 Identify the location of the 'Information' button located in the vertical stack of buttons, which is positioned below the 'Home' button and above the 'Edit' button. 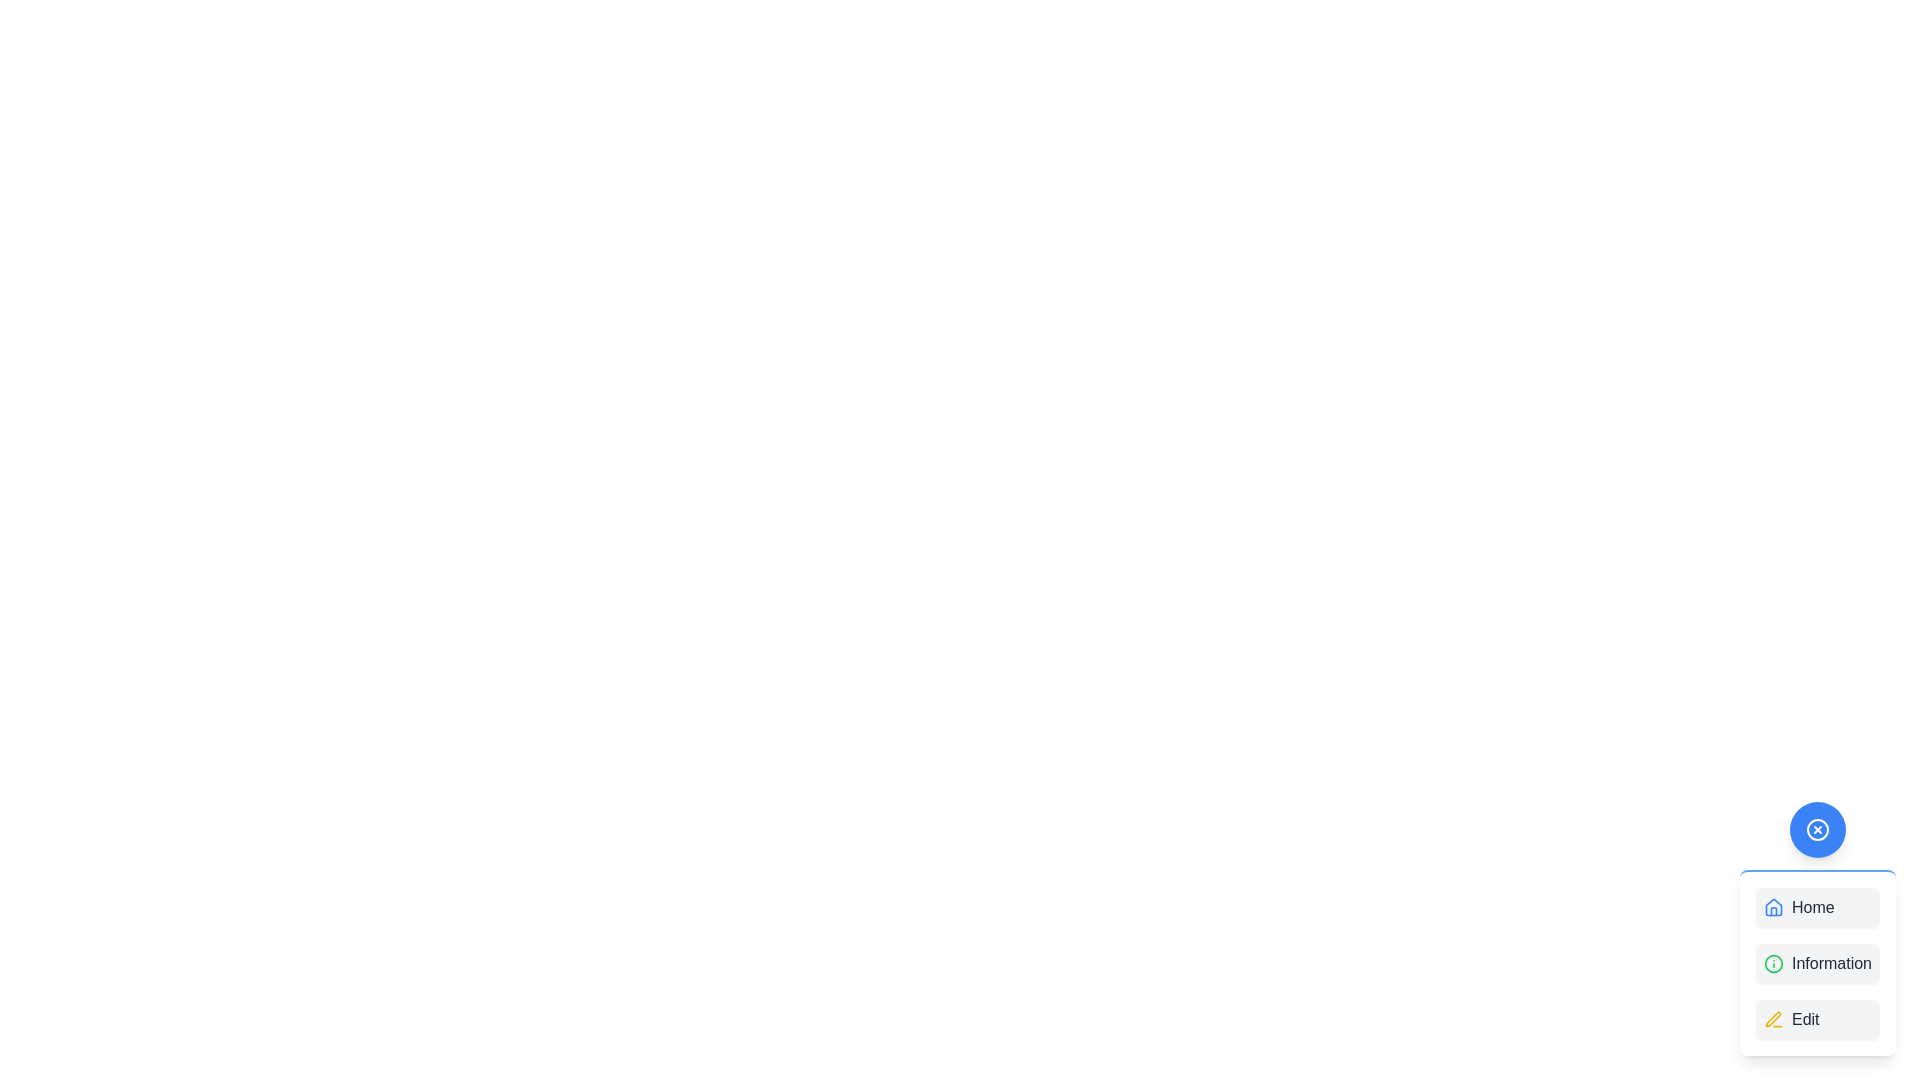
(1818, 962).